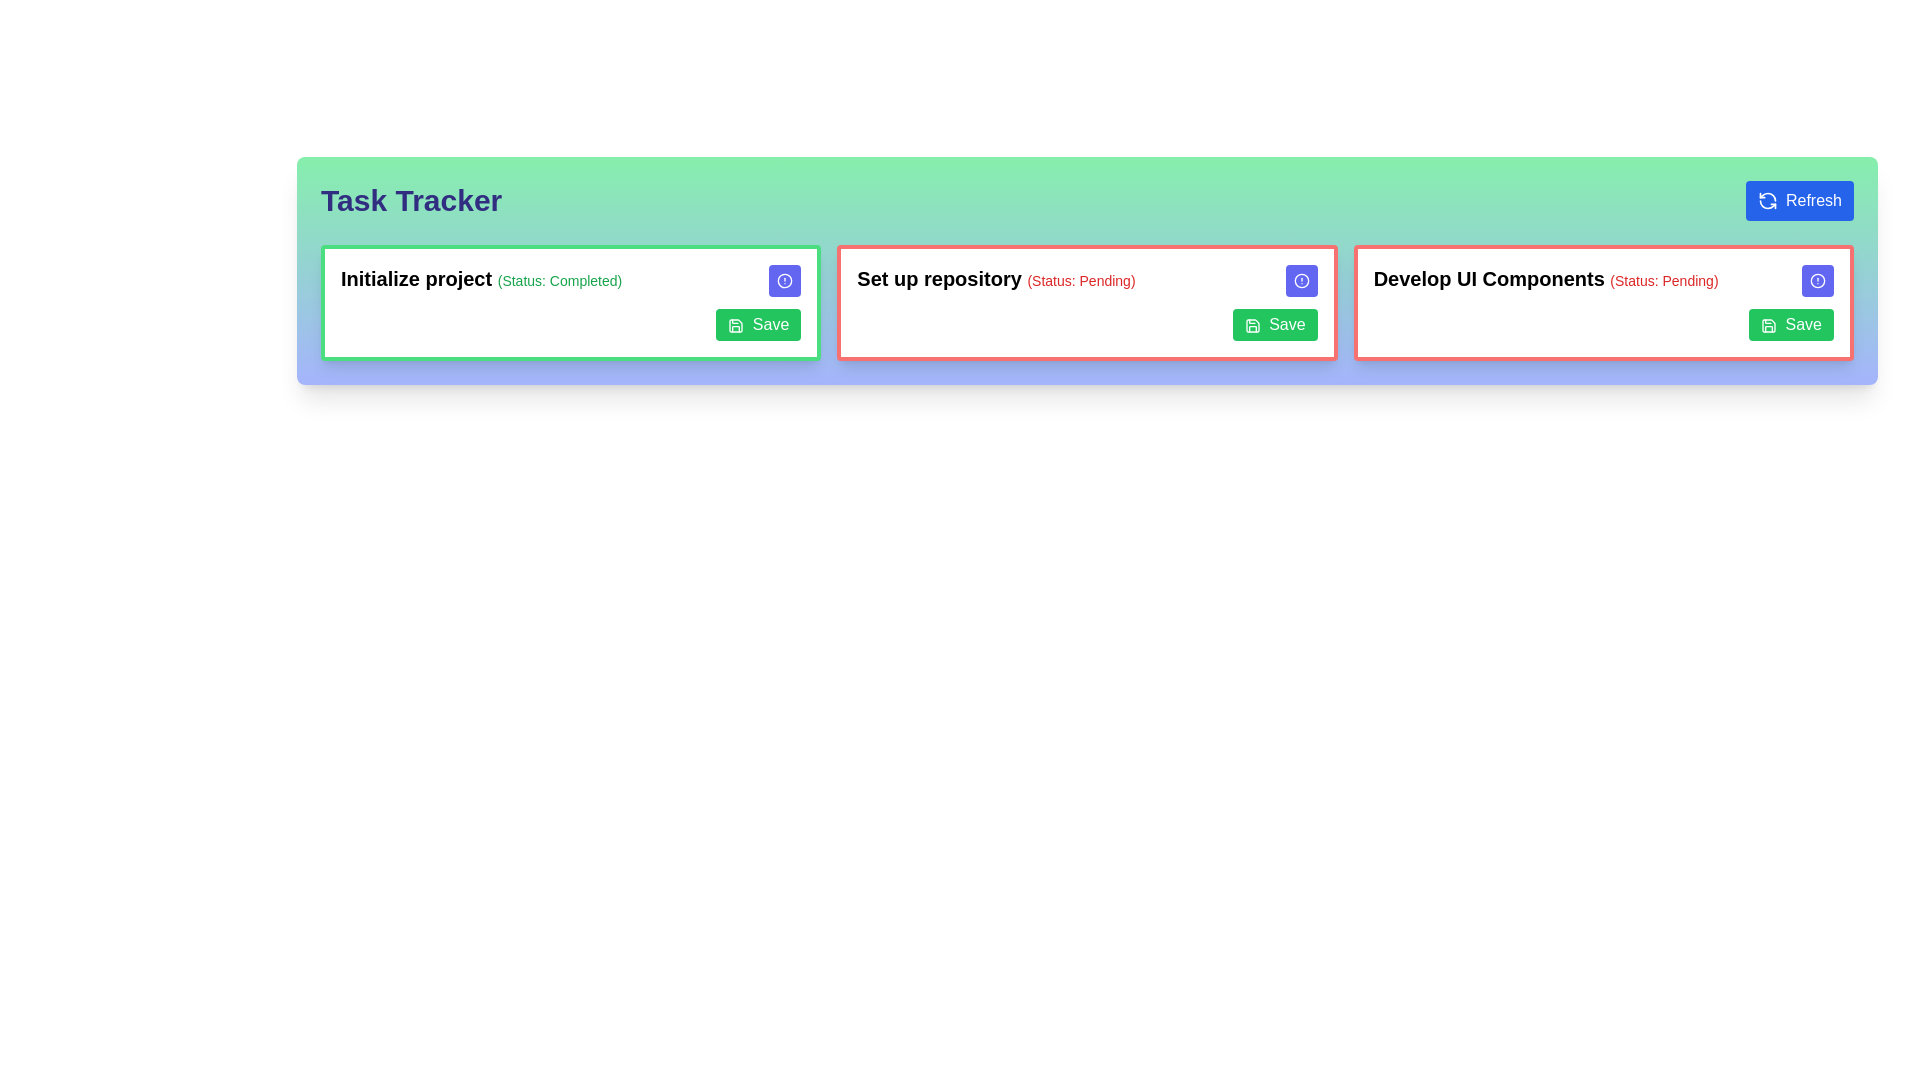  What do you see at coordinates (481, 281) in the screenshot?
I see `the text label that states 'Initialize project' with smaller green text '(Status: Completed)' located in the first task card on the left side of the task tracker interface` at bounding box center [481, 281].